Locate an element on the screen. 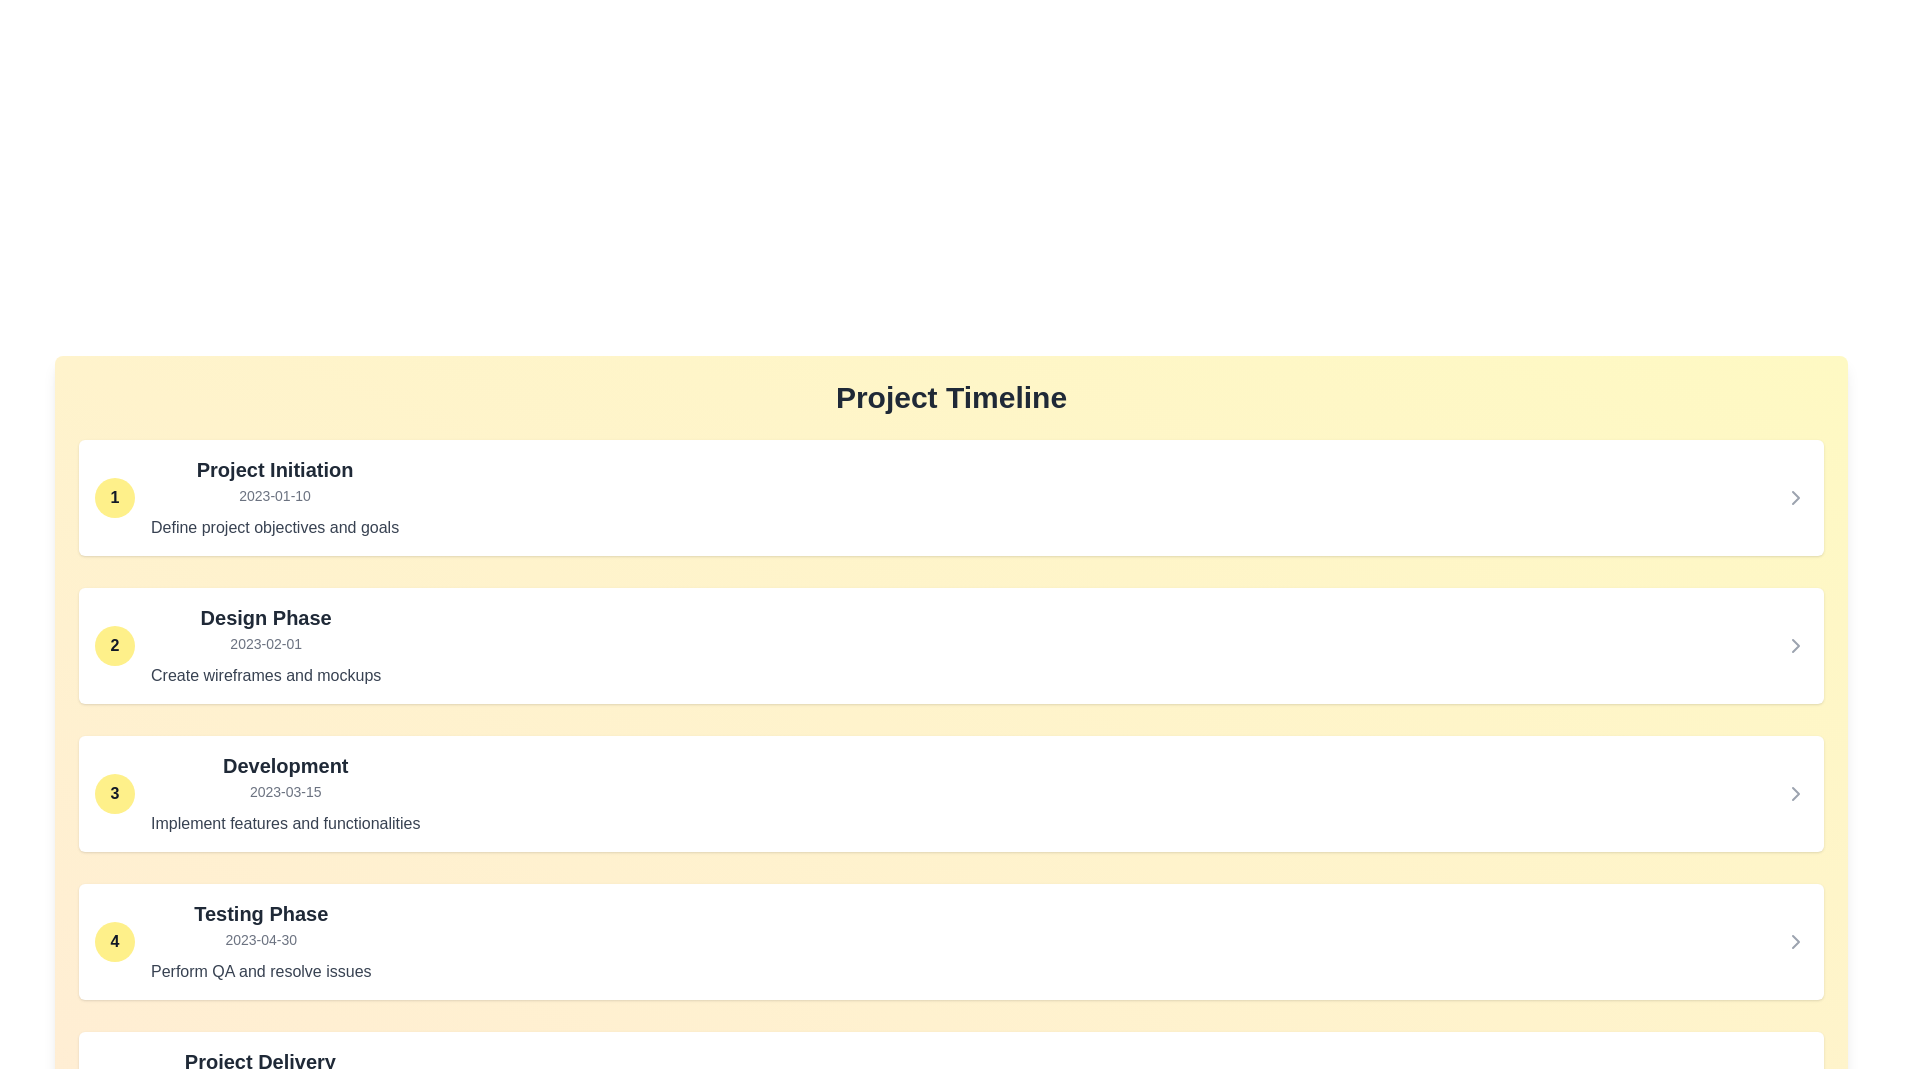 Image resolution: width=1920 pixels, height=1080 pixels. the icon located at the far right of the row labeled '2 Design Phase' is located at coordinates (1795, 645).